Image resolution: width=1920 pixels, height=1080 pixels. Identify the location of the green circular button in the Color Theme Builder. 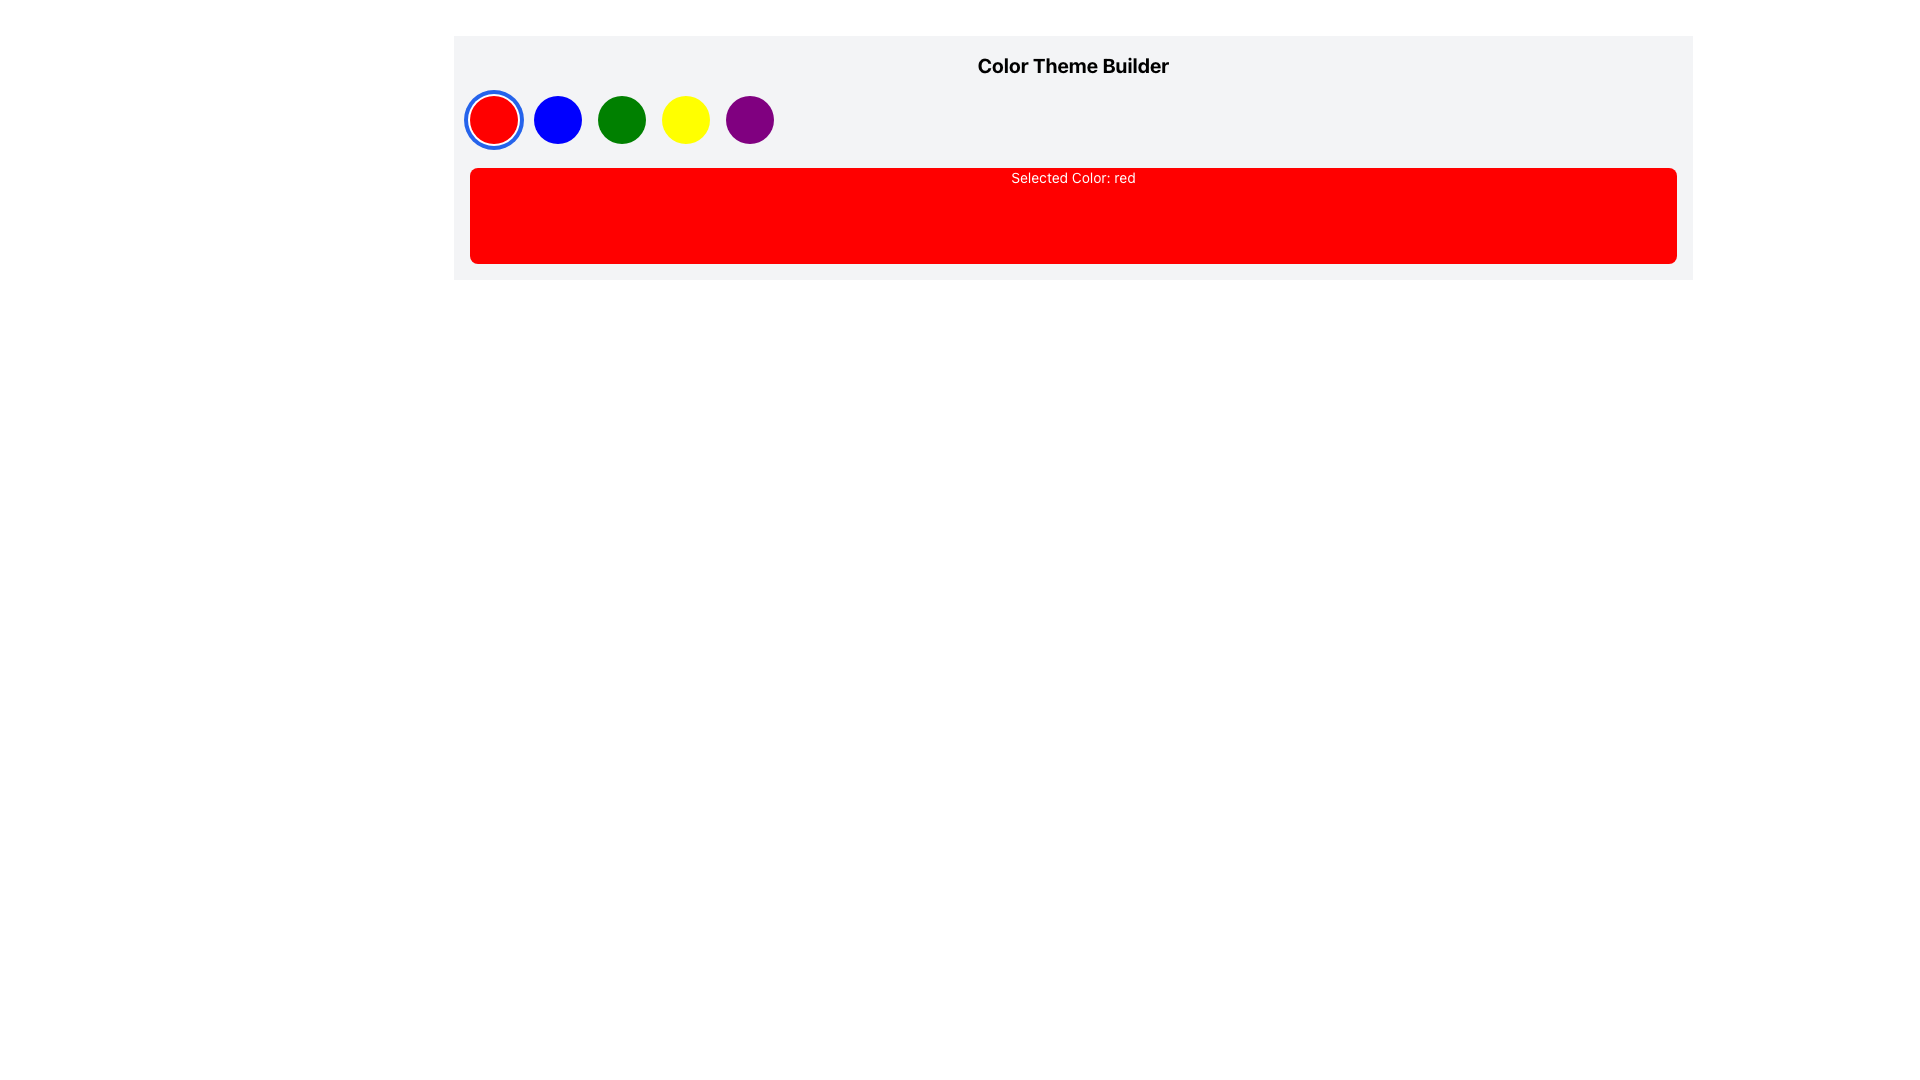
(1072, 119).